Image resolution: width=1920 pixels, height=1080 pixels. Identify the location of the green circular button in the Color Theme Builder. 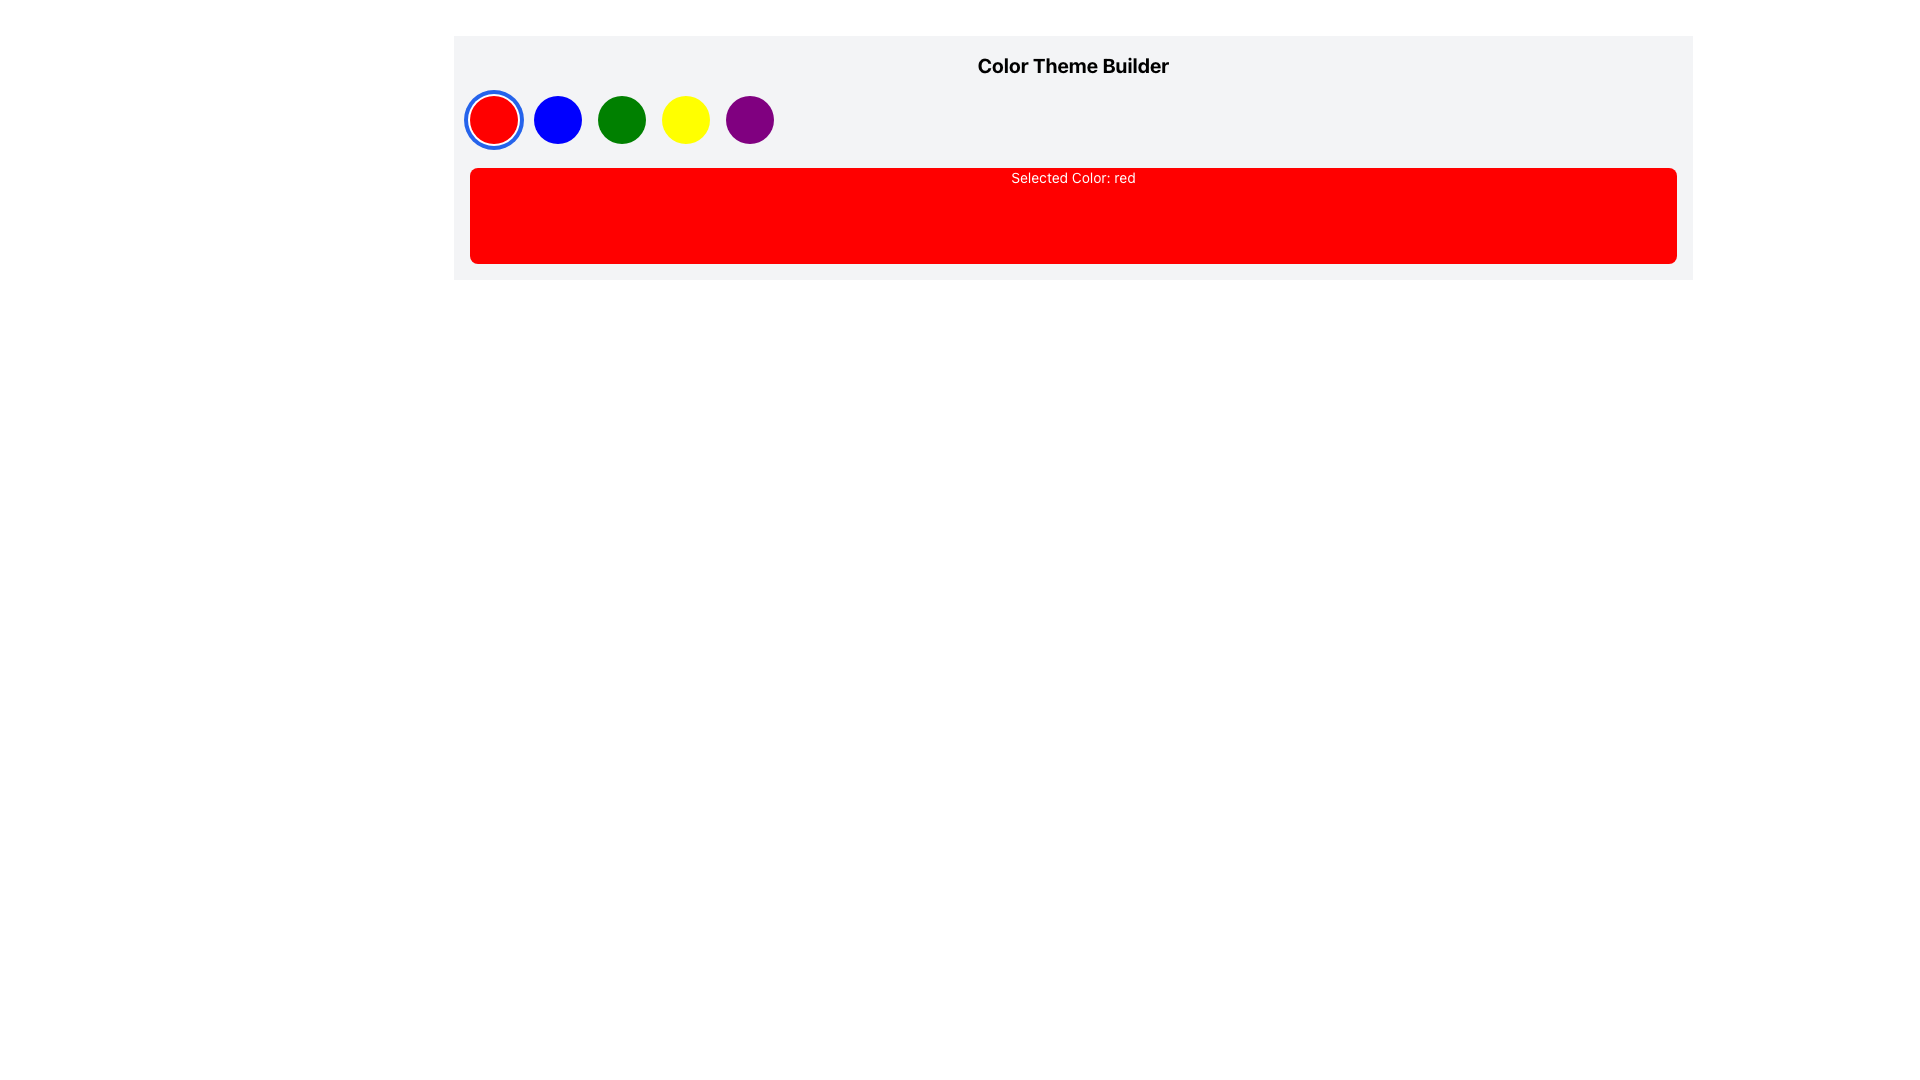
(1072, 119).